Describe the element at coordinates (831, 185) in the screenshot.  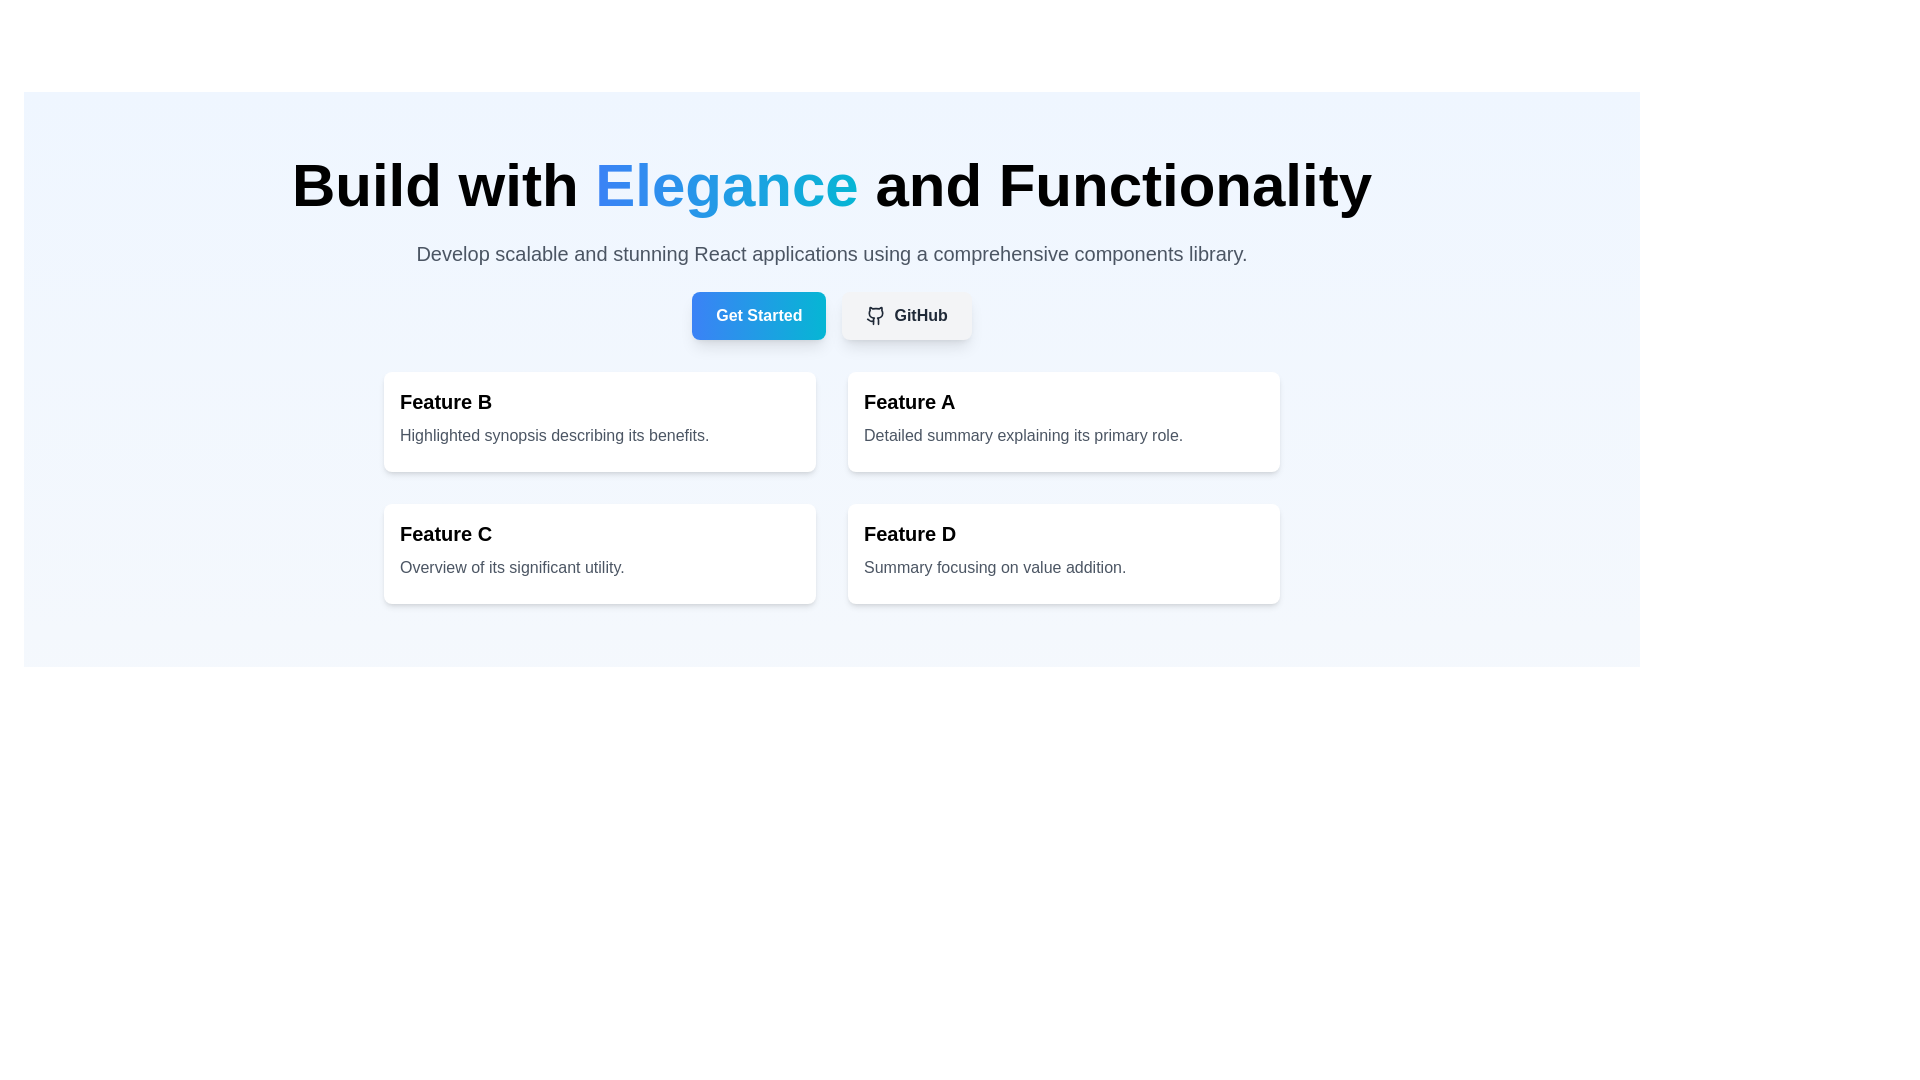
I see `the Text header element, which serves as the main title of the page and is centrally located at the top of the layout` at that location.